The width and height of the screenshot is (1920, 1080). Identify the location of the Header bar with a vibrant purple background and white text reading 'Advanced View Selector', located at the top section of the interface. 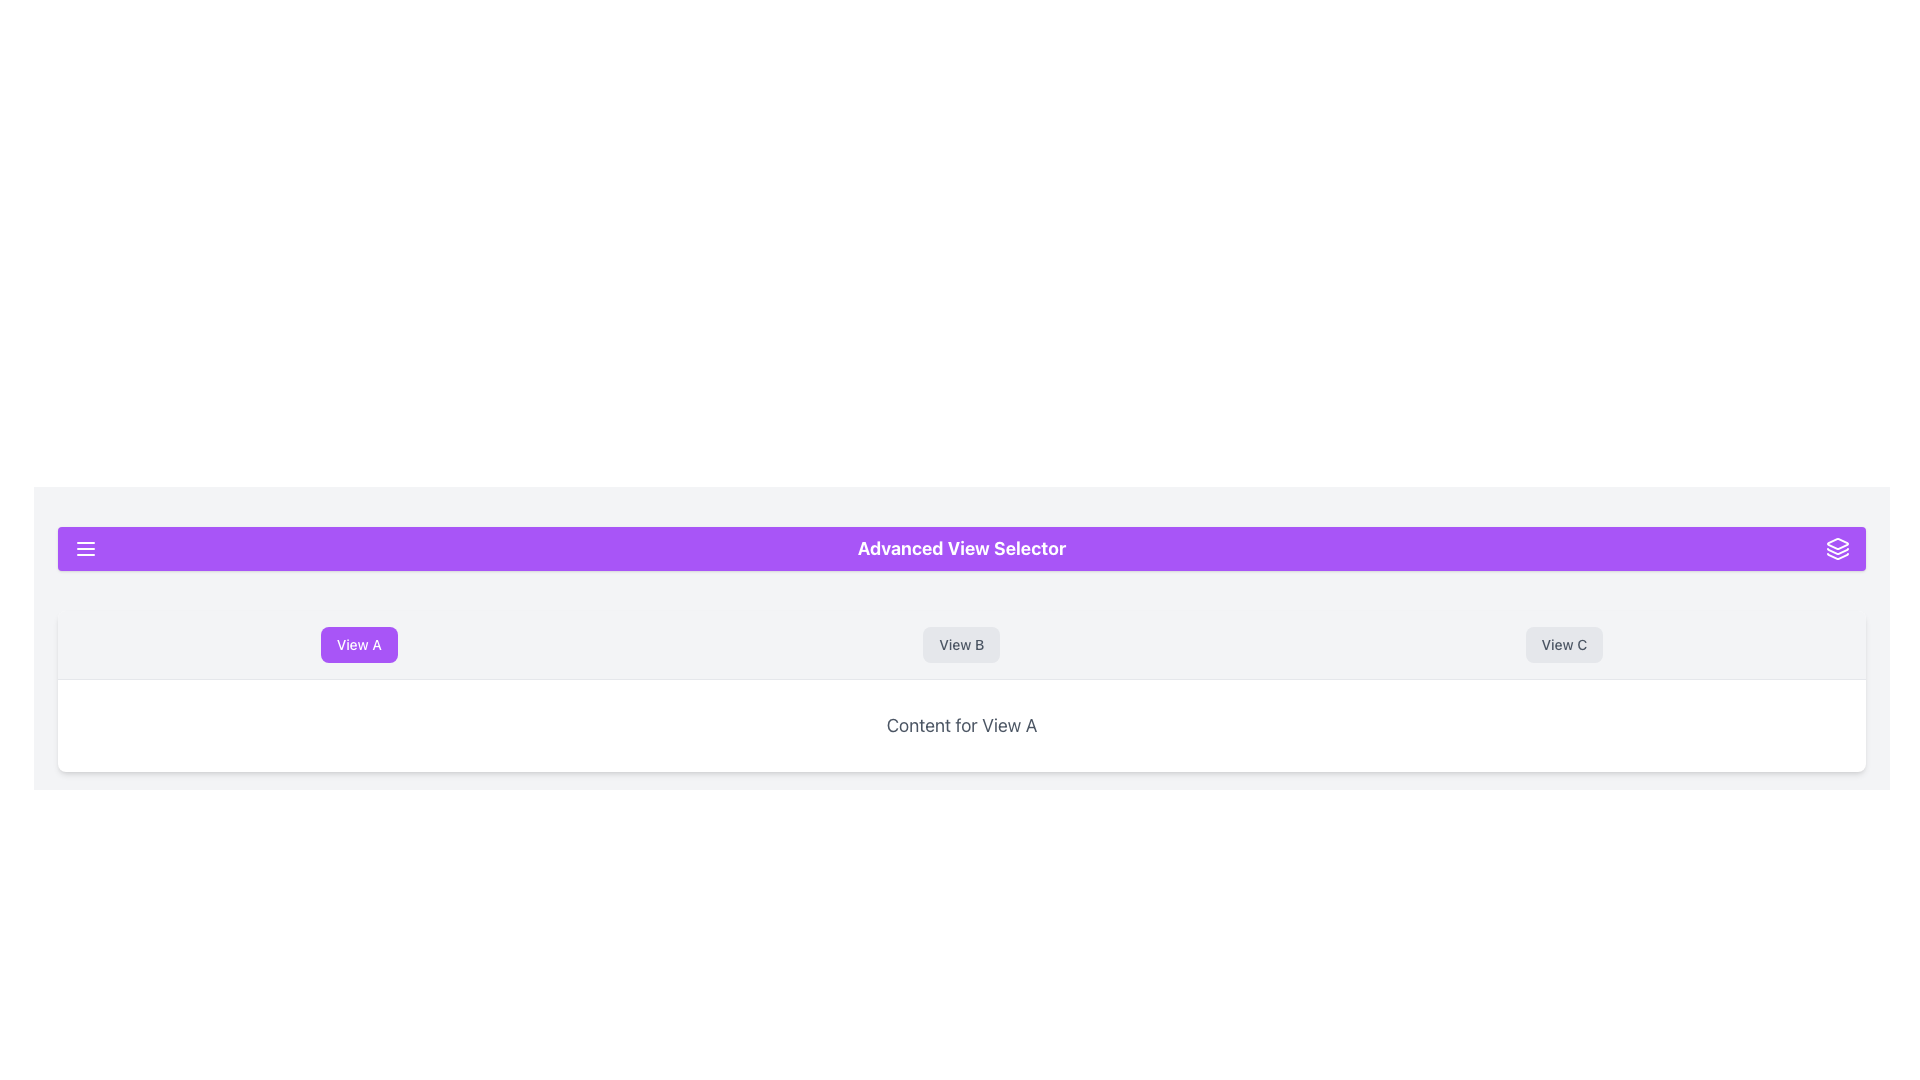
(961, 548).